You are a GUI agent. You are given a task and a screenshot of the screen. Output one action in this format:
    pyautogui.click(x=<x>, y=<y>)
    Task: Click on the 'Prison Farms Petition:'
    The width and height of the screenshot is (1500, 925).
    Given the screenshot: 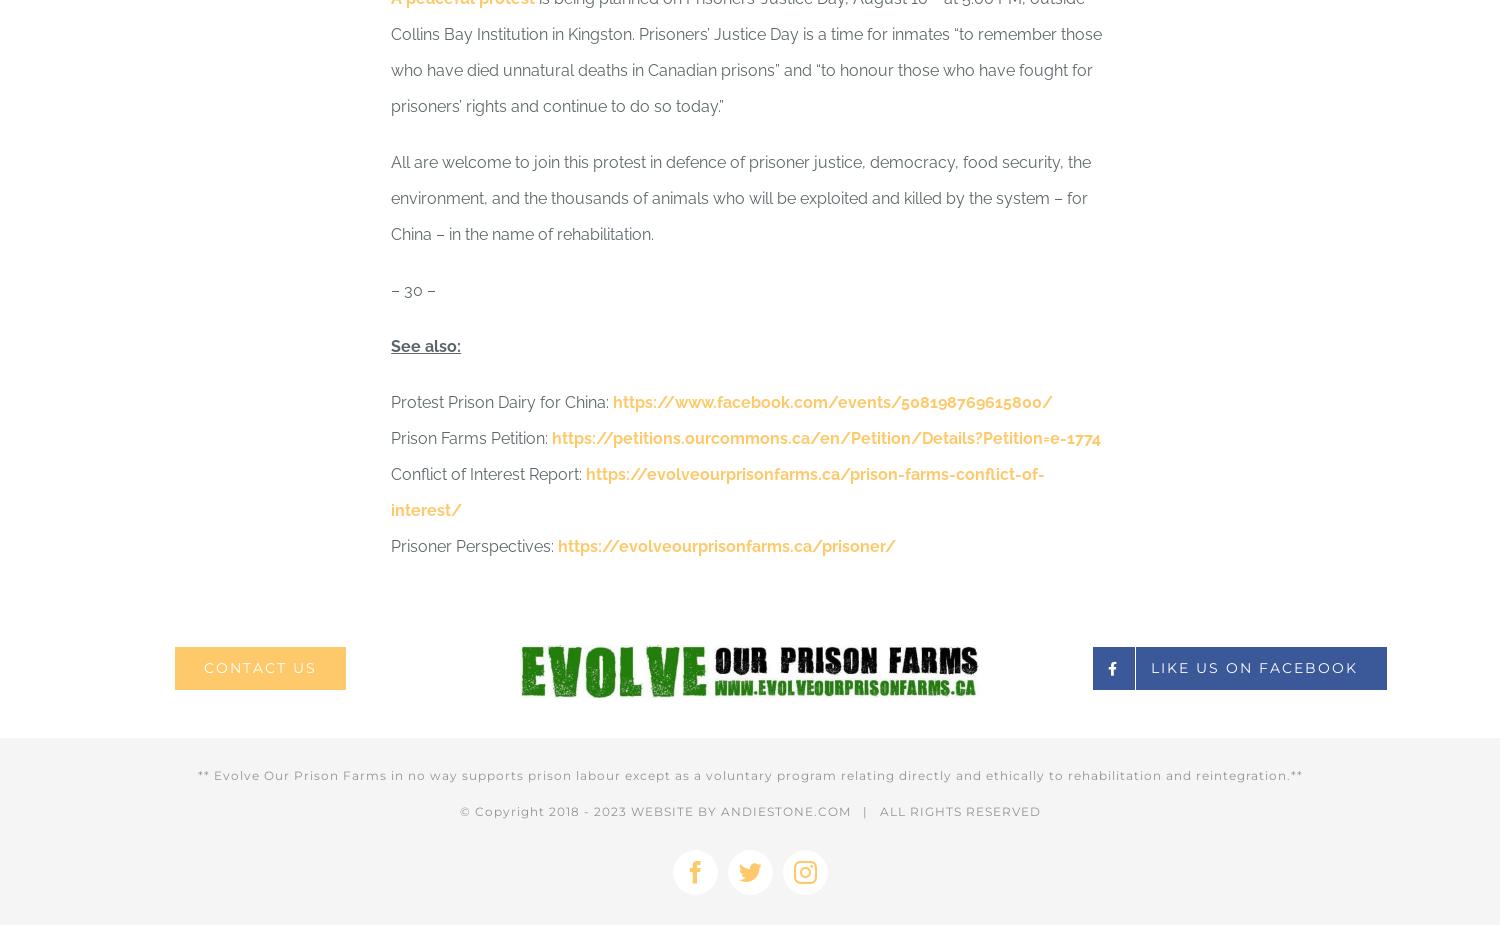 What is the action you would take?
    pyautogui.click(x=470, y=437)
    